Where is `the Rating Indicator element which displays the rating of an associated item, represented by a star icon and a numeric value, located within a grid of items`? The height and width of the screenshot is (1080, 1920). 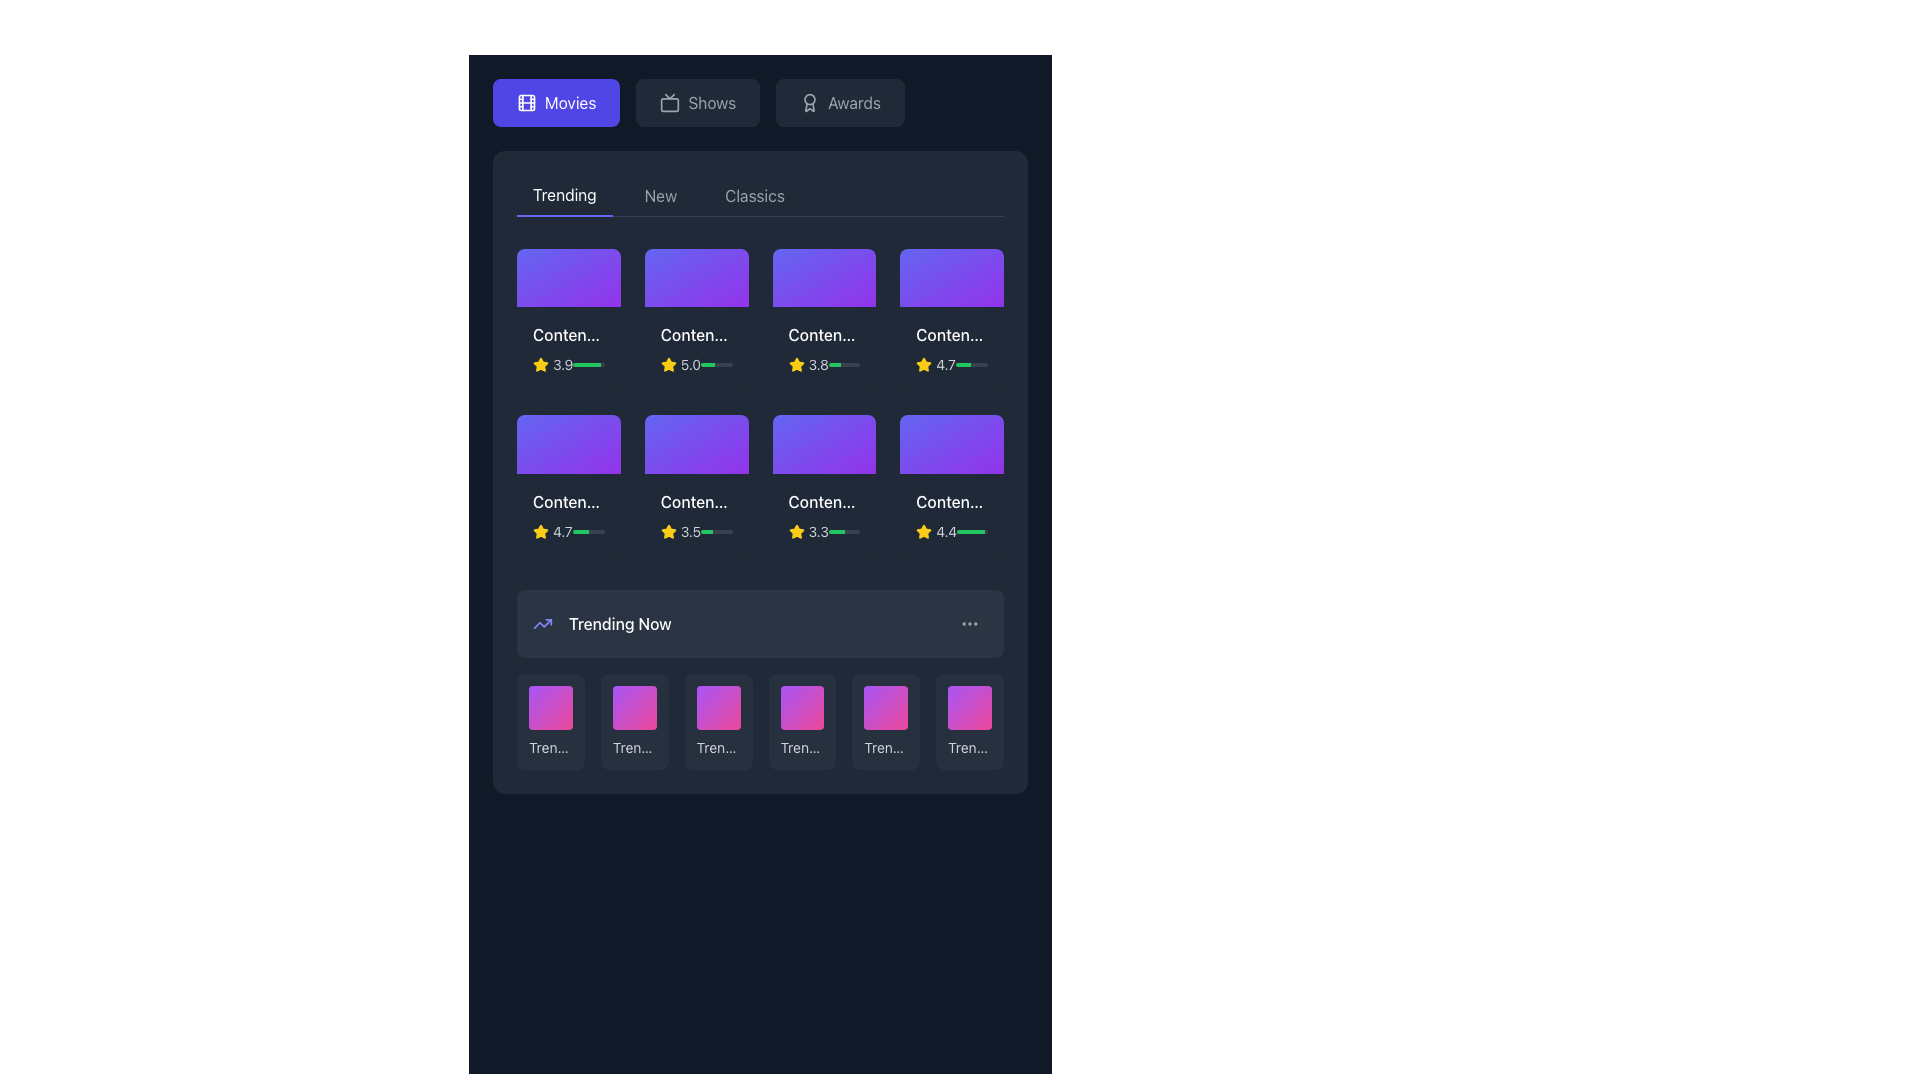 the Rating Indicator element which displays the rating of an associated item, represented by a star icon and a numeric value, located within a grid of items is located at coordinates (935, 530).